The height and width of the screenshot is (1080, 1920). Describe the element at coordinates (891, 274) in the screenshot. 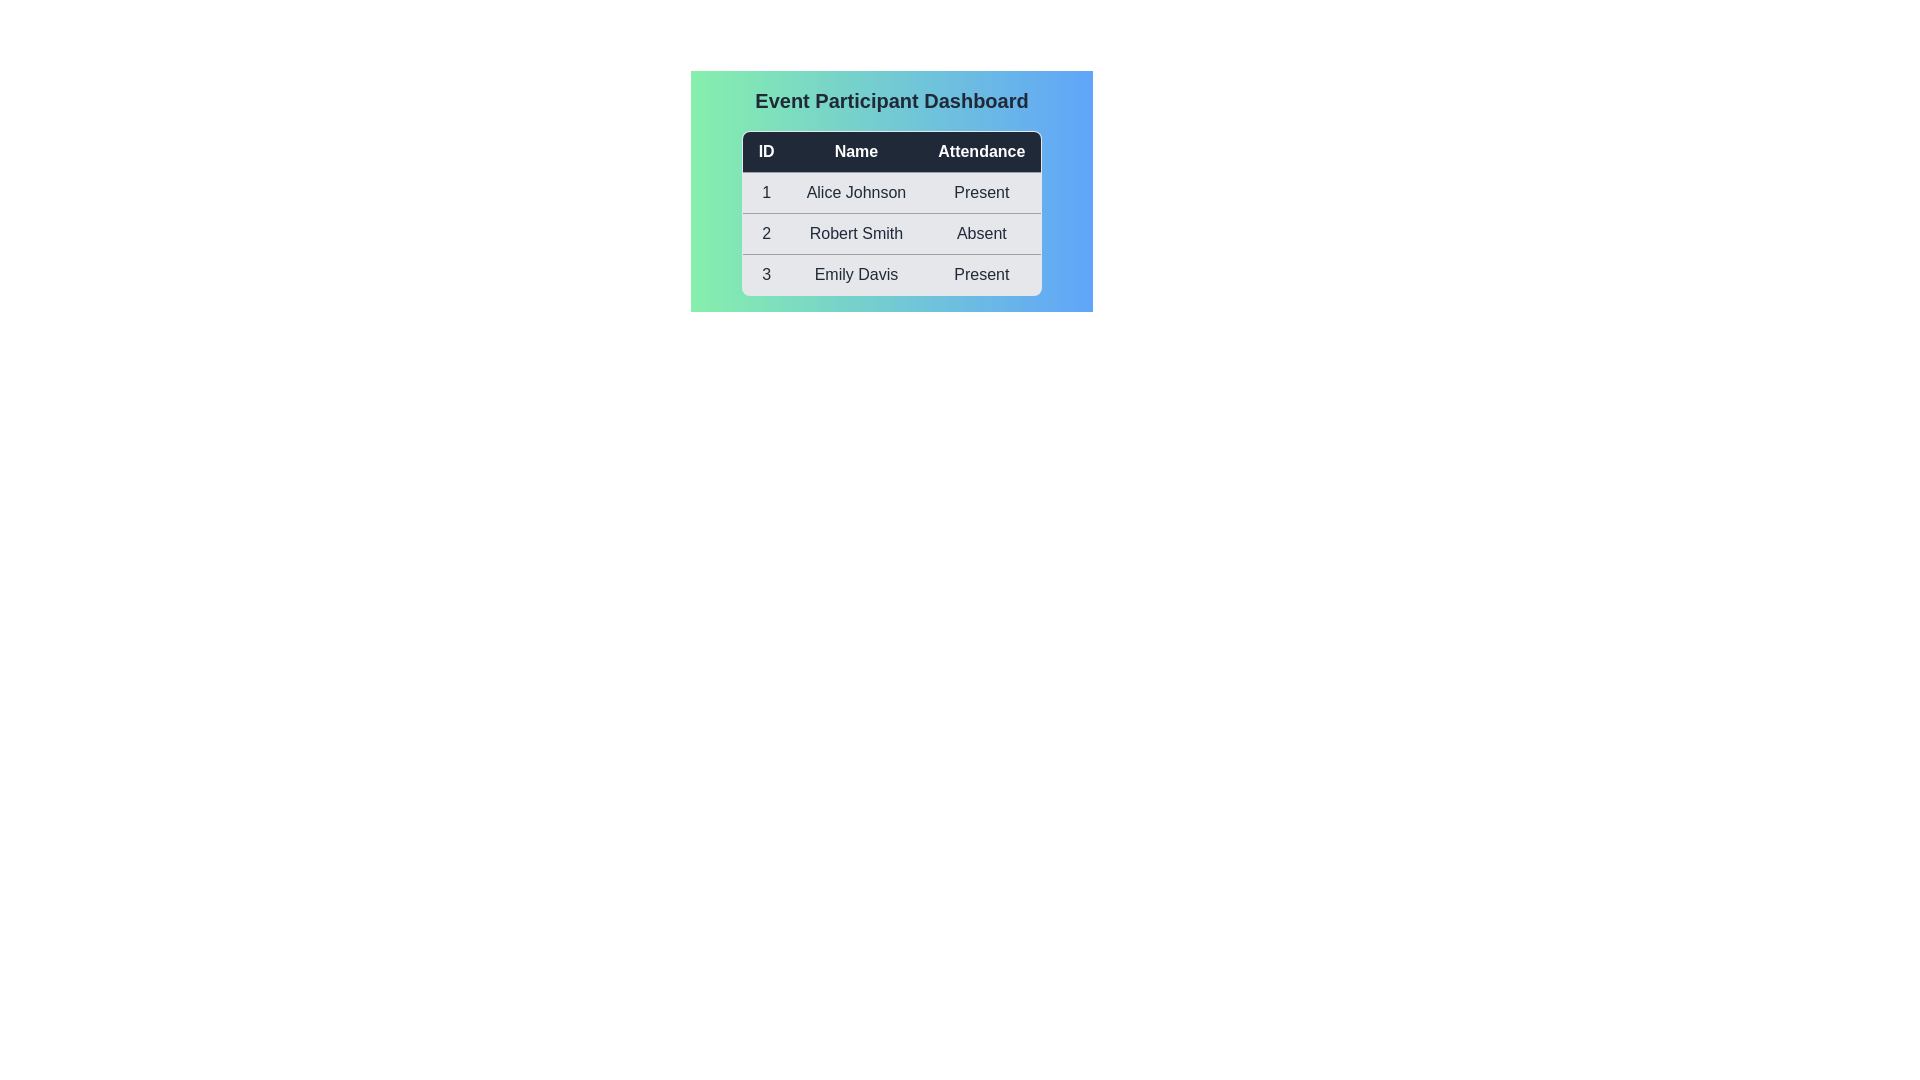

I see `the third row in the attendance table, which displays the ID, name, and attendance status of an individual` at that location.